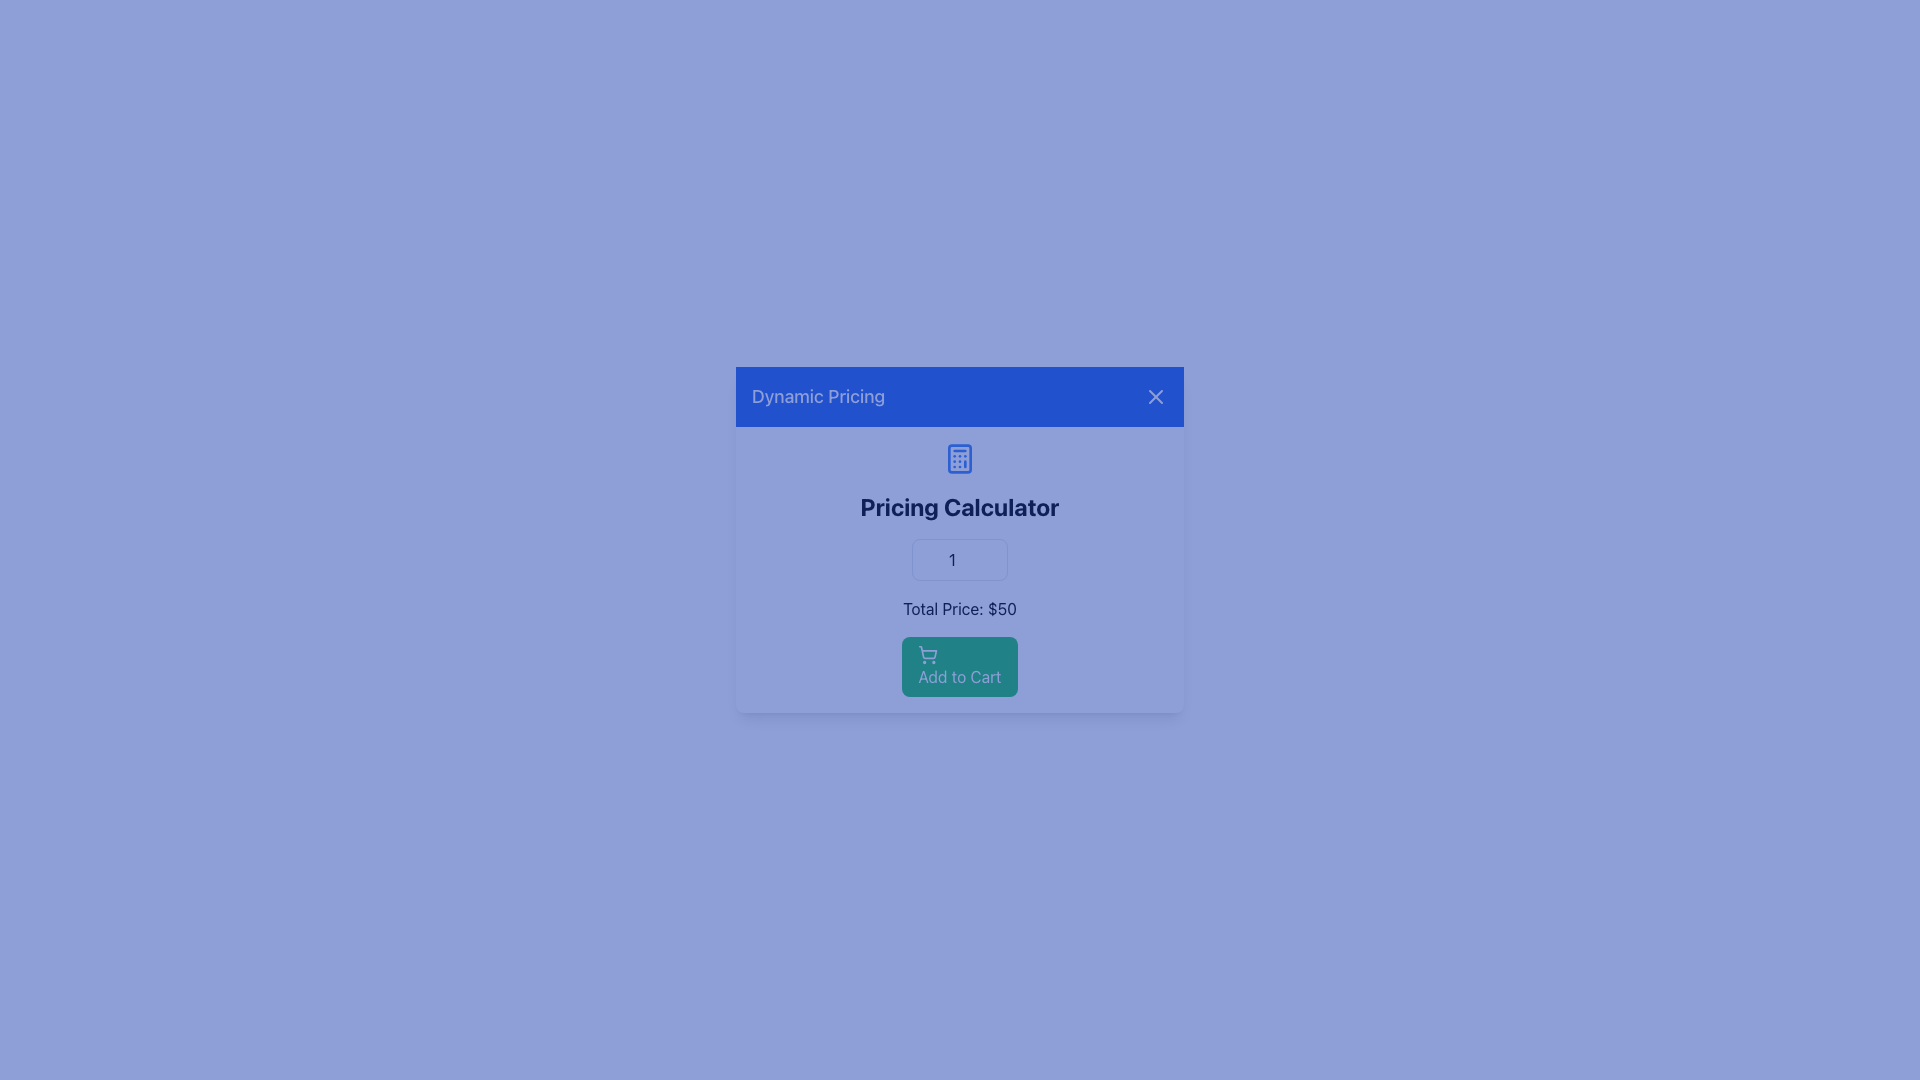 This screenshot has height=1080, width=1920. Describe the element at coordinates (960, 667) in the screenshot. I see `the green rectangular button labeled 'Add to Cart' with a shopping cart icon` at that location.